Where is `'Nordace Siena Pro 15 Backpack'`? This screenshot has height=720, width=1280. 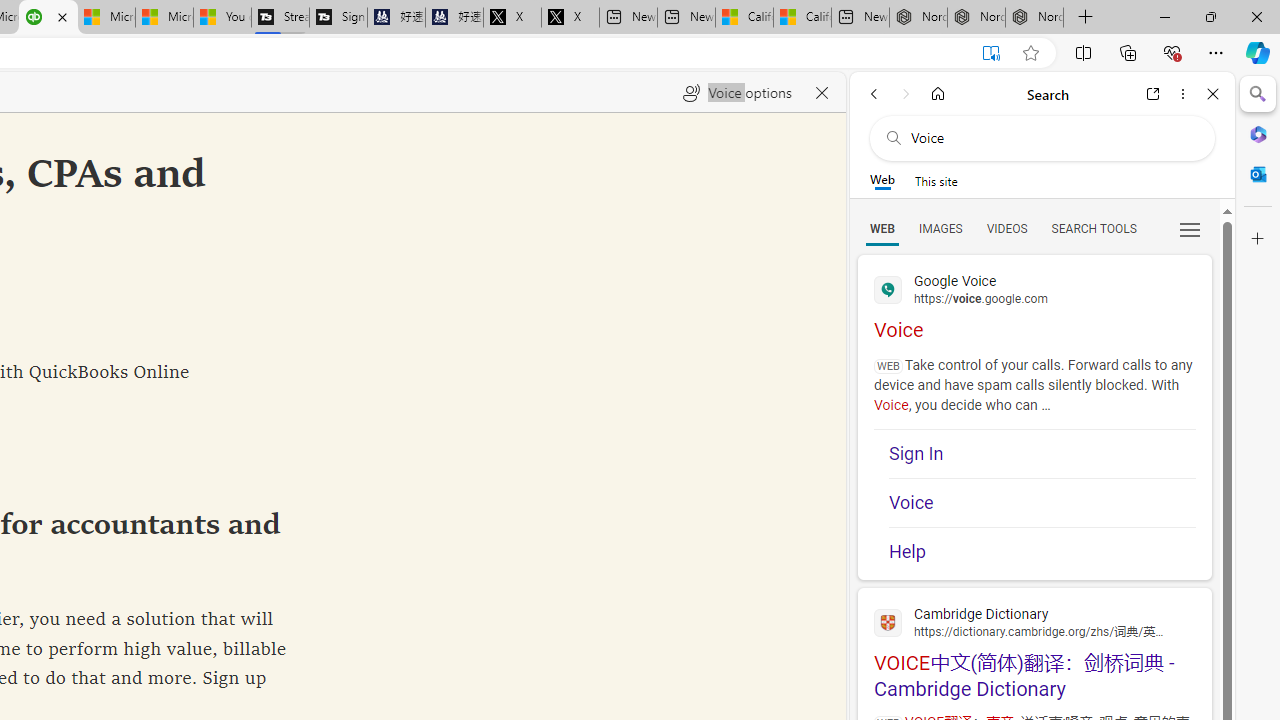 'Nordace Siena Pro 15 Backpack' is located at coordinates (976, 17).